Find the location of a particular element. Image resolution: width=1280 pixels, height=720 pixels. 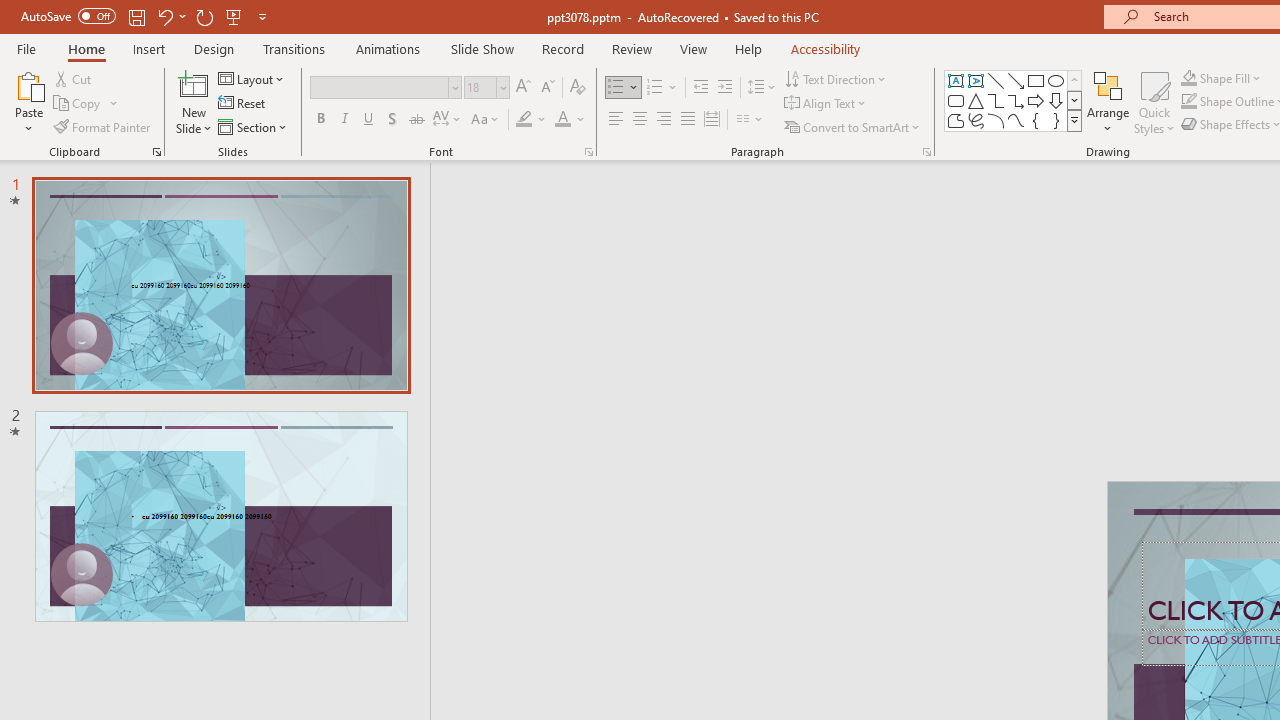

'Row Down' is located at coordinates (1073, 100).